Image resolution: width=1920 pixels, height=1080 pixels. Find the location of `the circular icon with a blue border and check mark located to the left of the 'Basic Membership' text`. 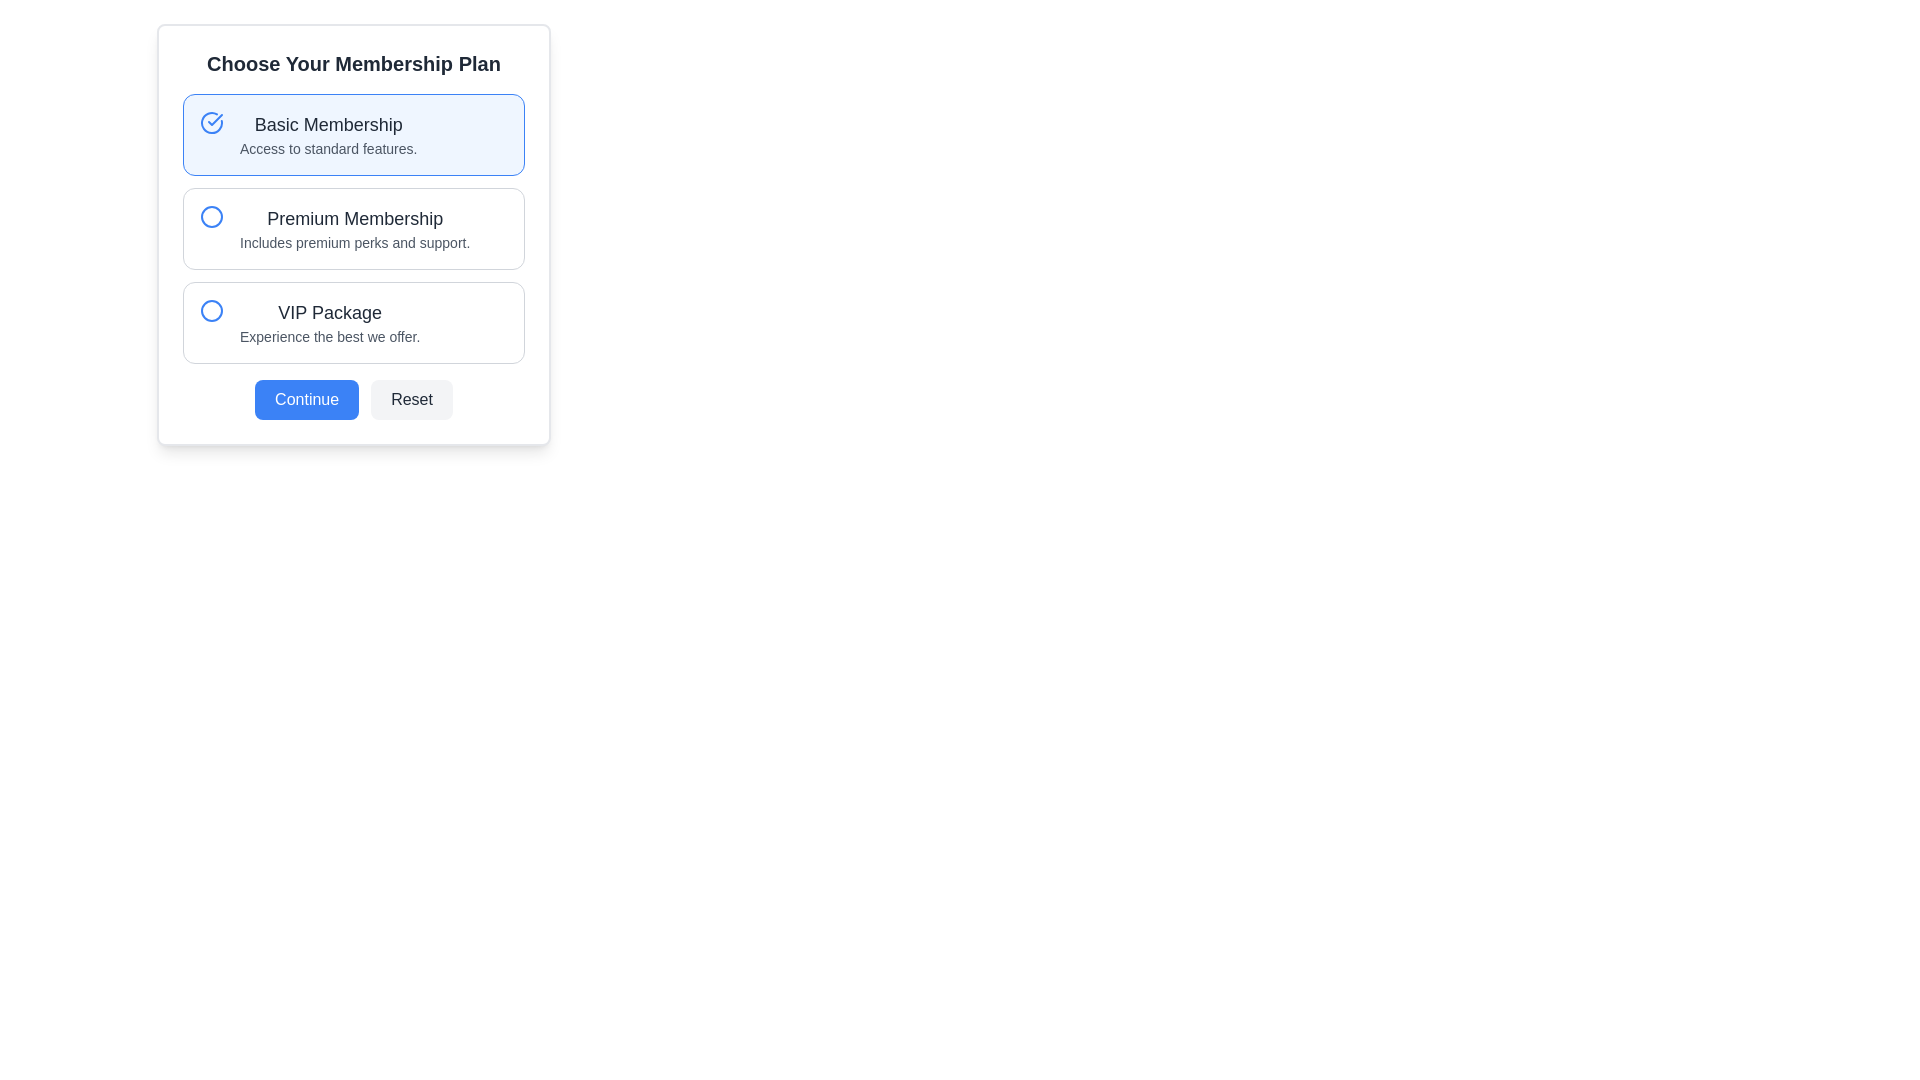

the circular icon with a blue border and check mark located to the left of the 'Basic Membership' text is located at coordinates (211, 123).